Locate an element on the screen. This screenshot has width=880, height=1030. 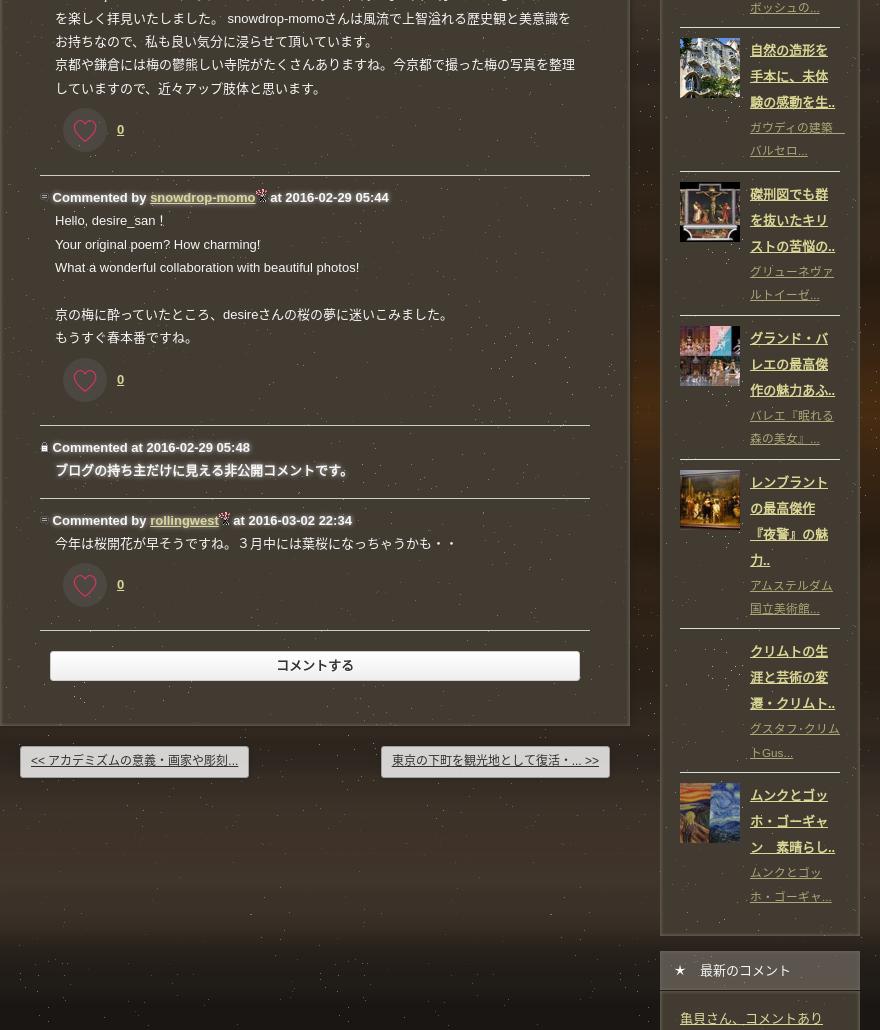
'ガウディの建築　バルセロ...' is located at coordinates (797, 138).